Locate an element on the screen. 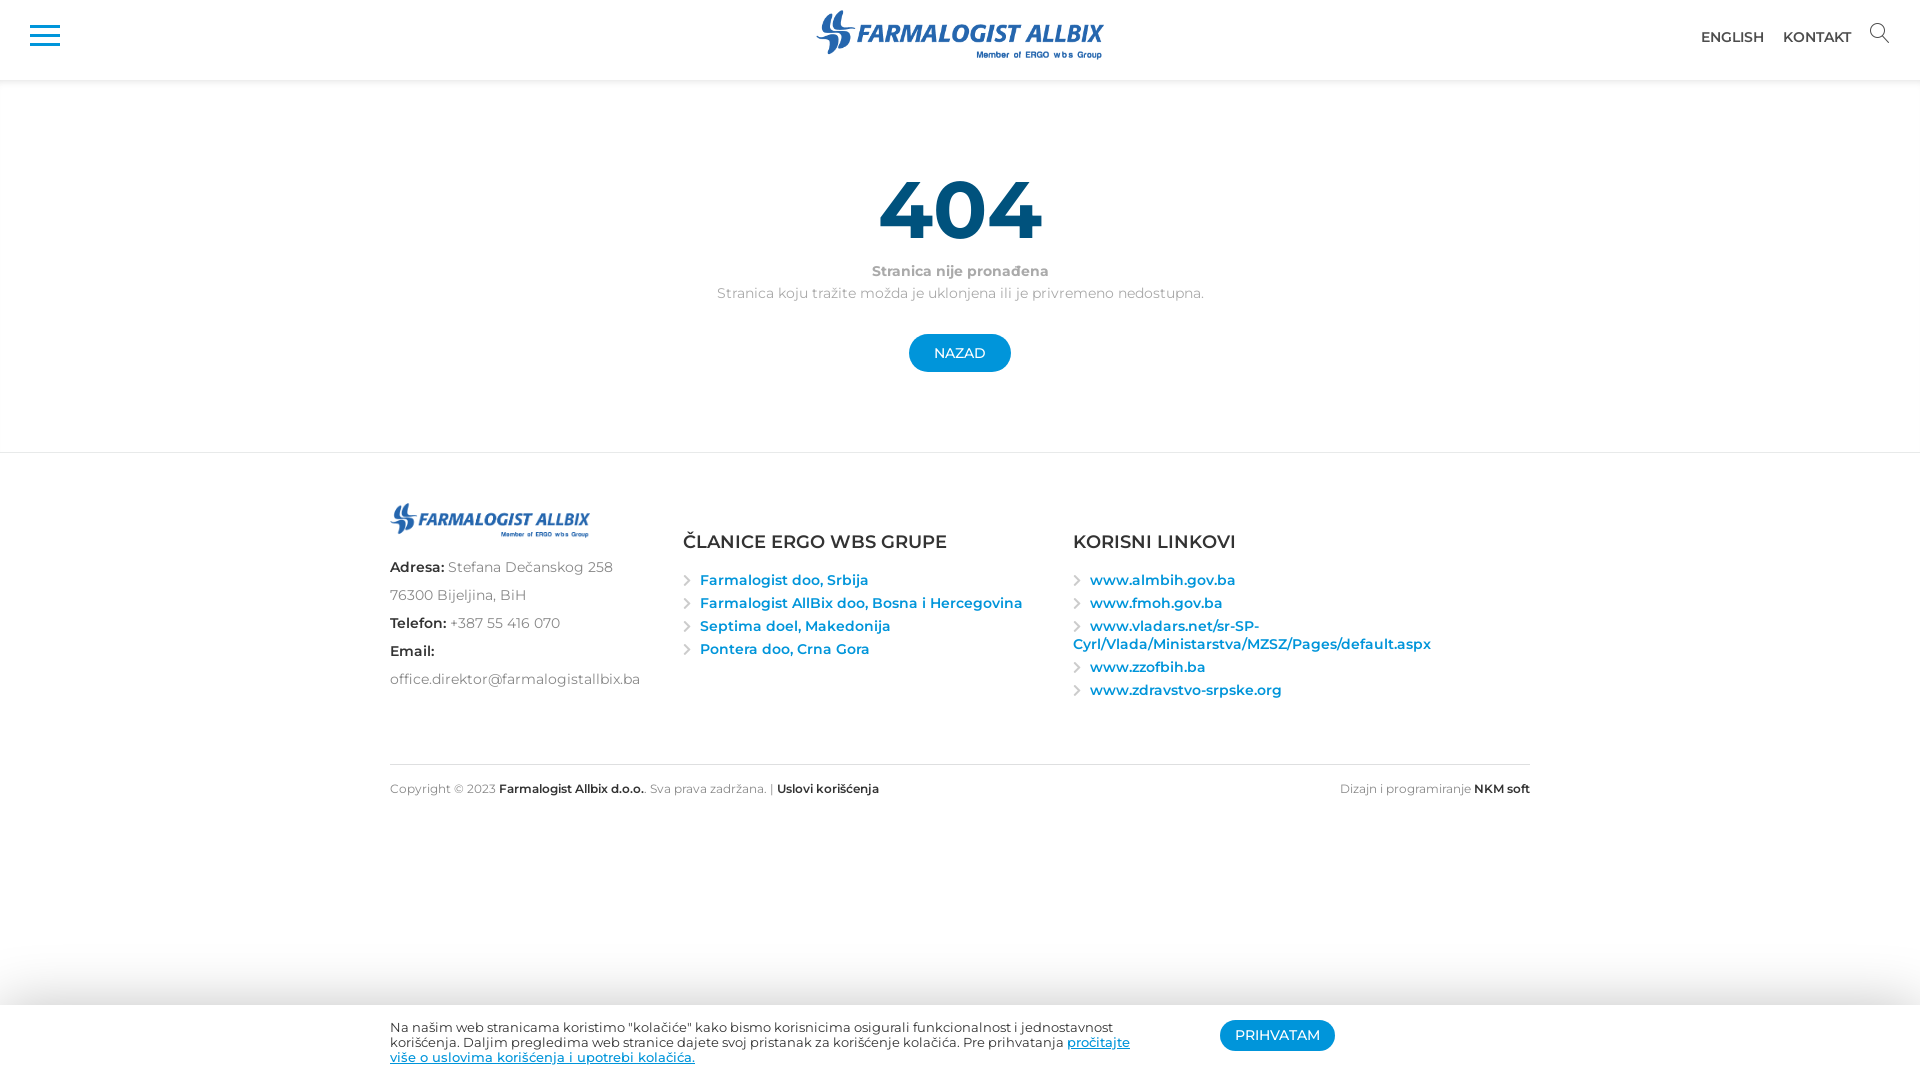 The width and height of the screenshot is (1920, 1080). 'Farmalogist AllBix doo, Bosna i Hercegovina' is located at coordinates (861, 601).